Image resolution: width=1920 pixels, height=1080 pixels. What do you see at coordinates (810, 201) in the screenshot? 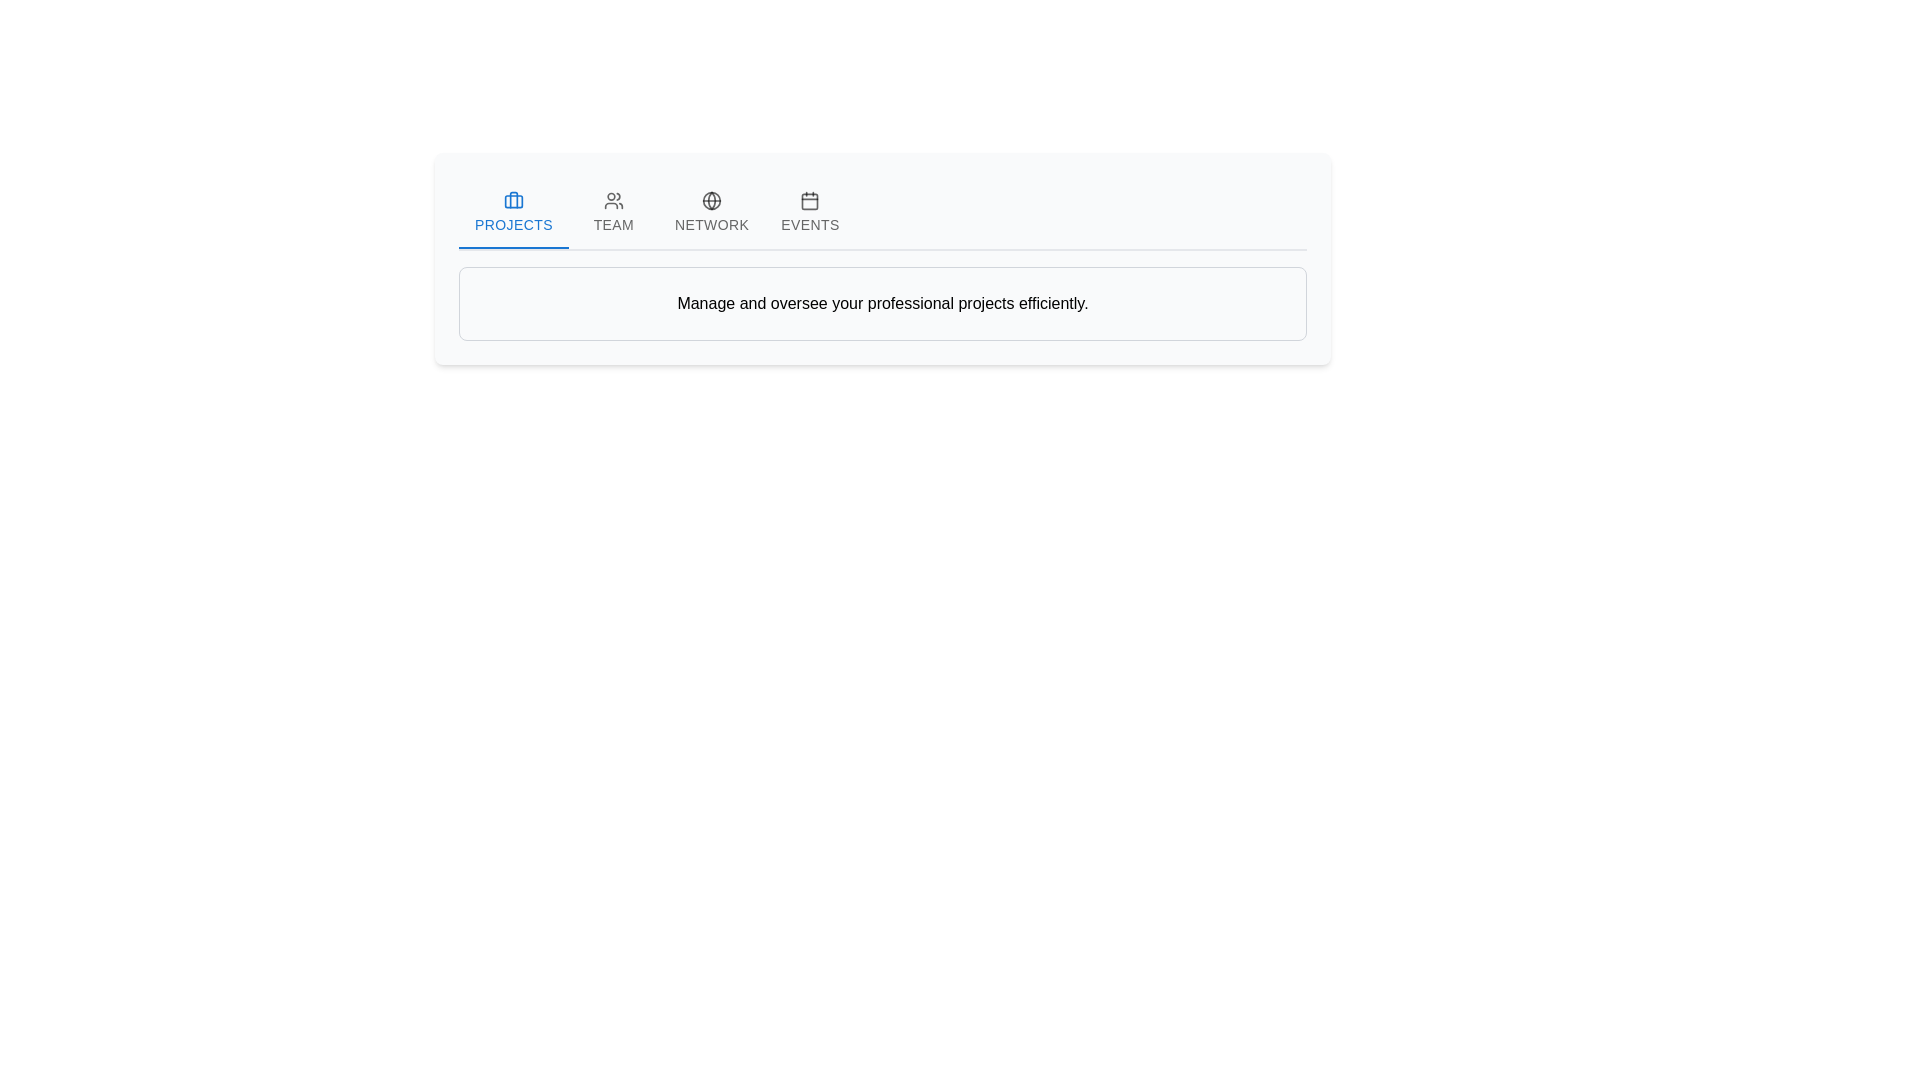
I see `the 'Events' tab icon, which indicates calendar or event-related functionalities and is located directly above the text 'EVENTS'. This icon is the fourth tab from the left in the navigation menu` at bounding box center [810, 201].